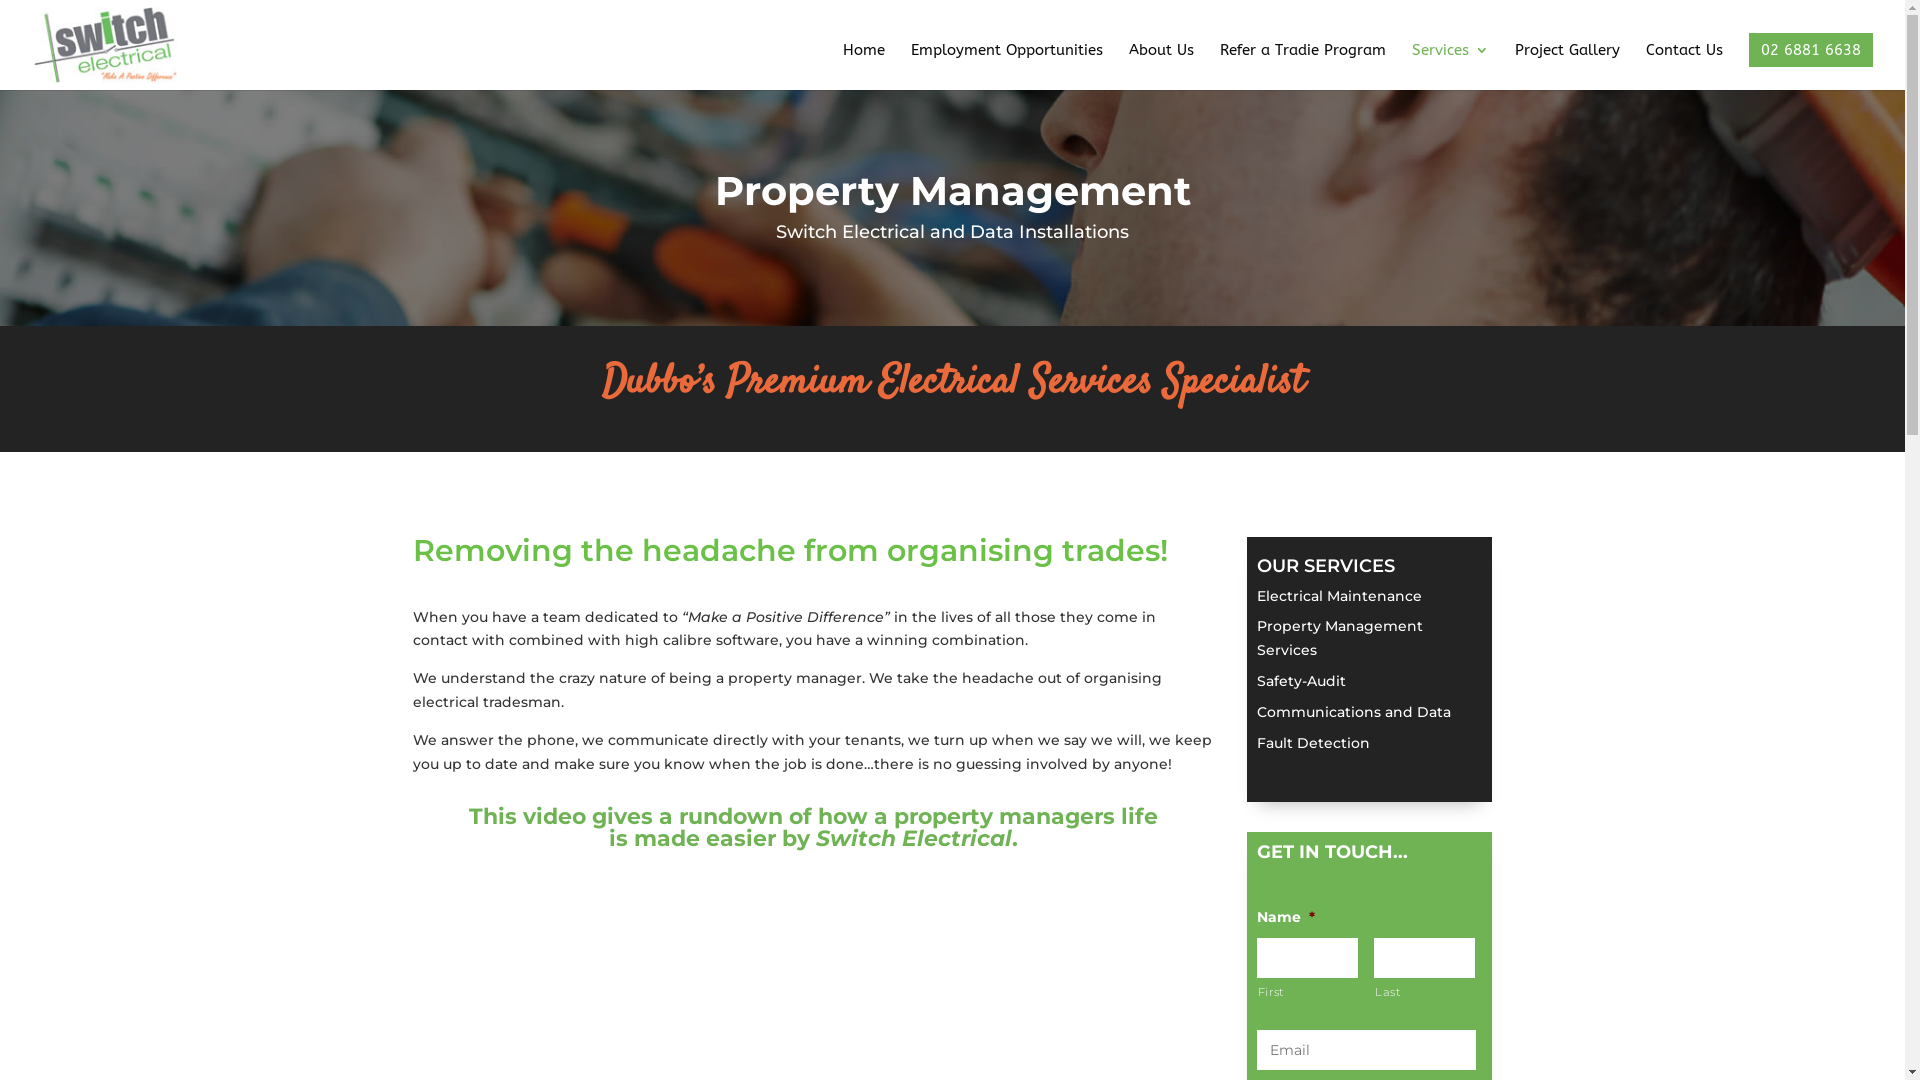 This screenshot has height=1080, width=1920. What do you see at coordinates (1313, 743) in the screenshot?
I see `'Fault Detection'` at bounding box center [1313, 743].